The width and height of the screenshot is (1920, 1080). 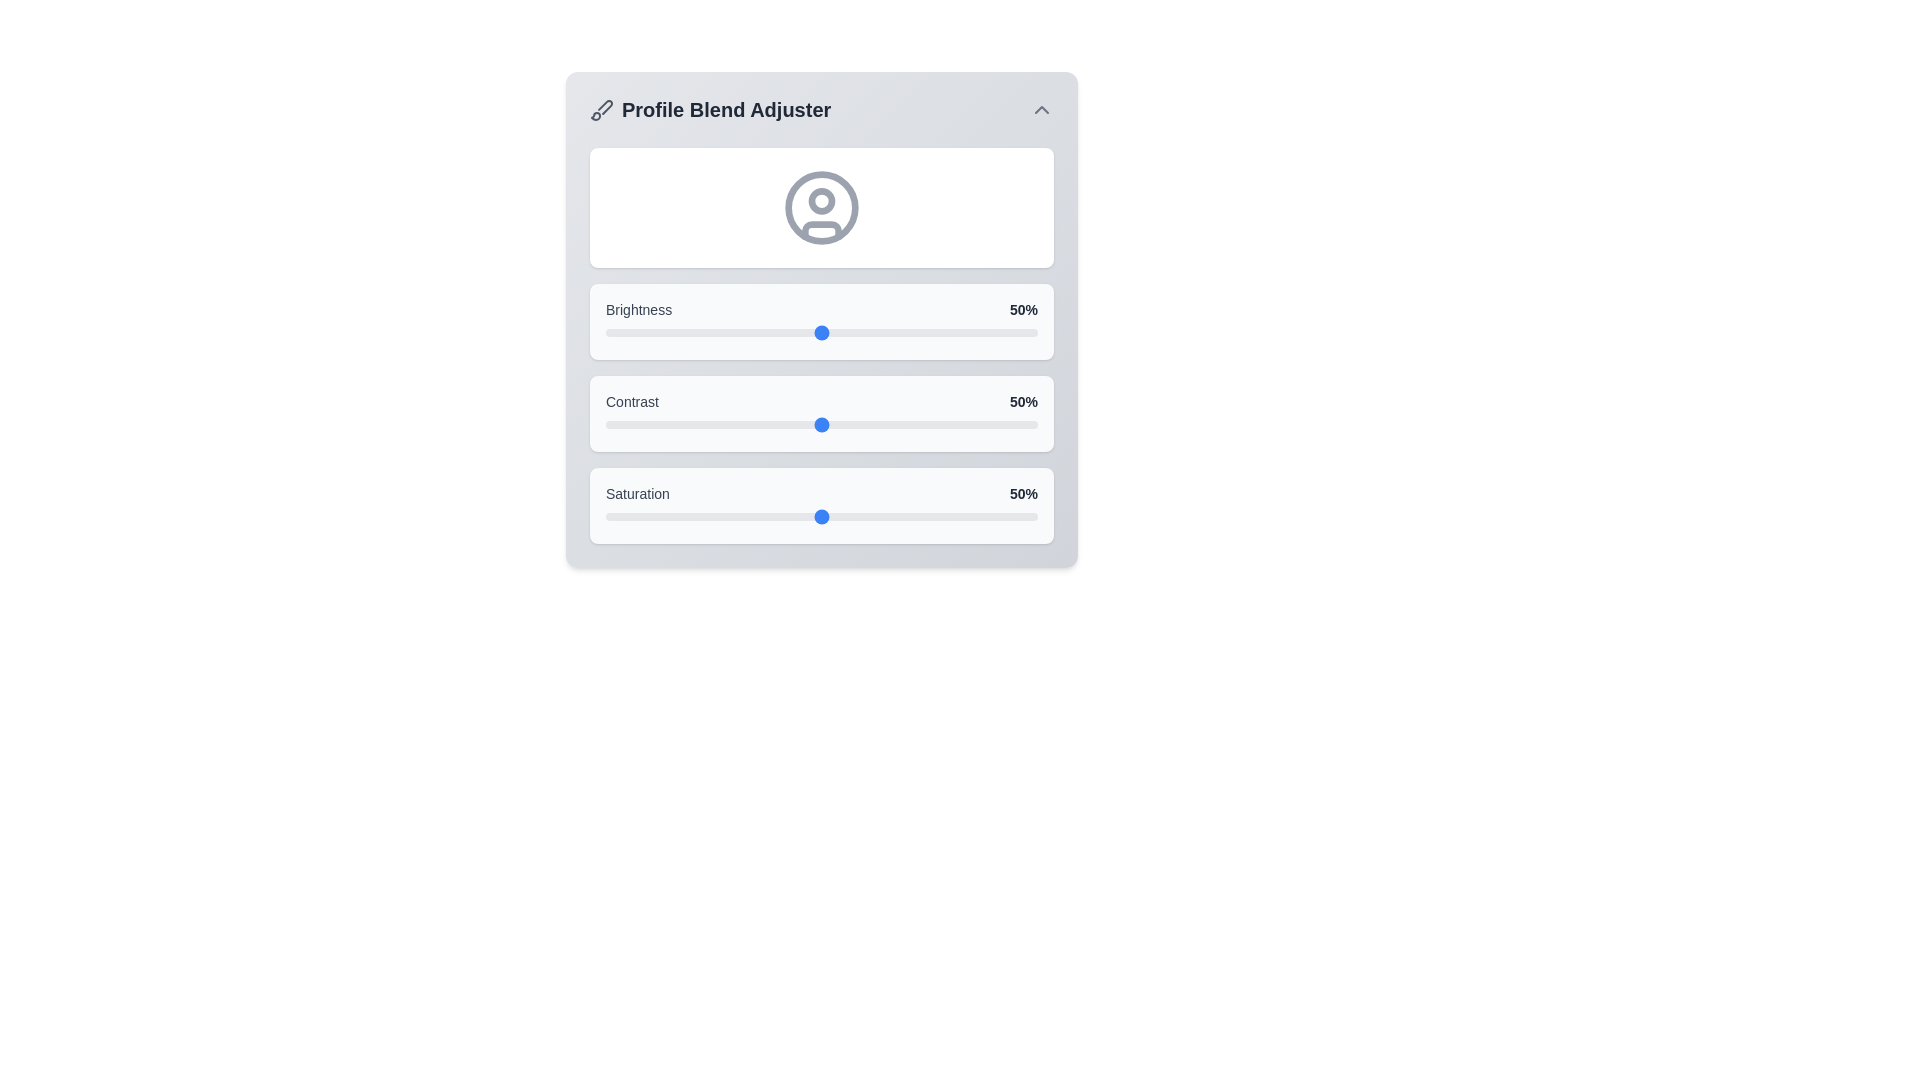 I want to click on contrast, so click(x=635, y=423).